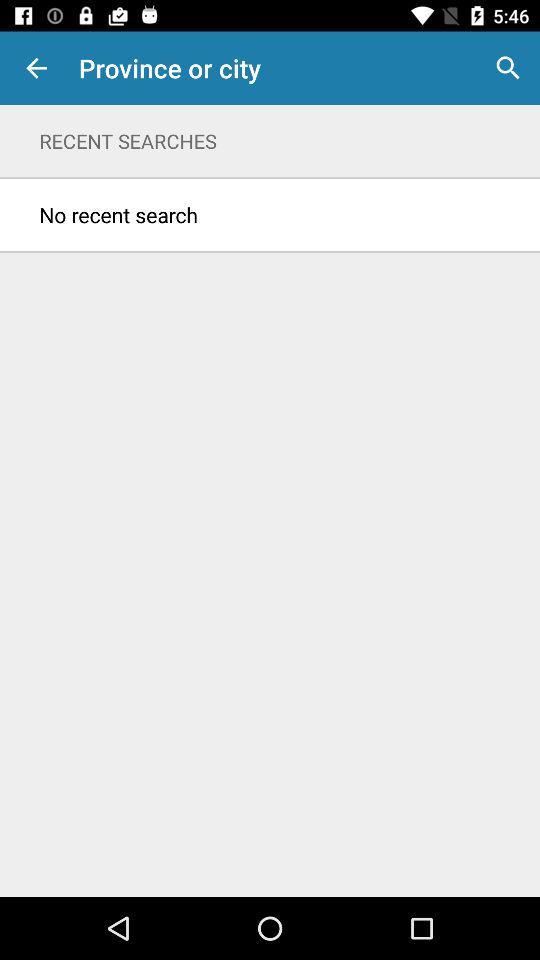 This screenshot has height=960, width=540. Describe the element at coordinates (508, 68) in the screenshot. I see `icon at the top right corner` at that location.